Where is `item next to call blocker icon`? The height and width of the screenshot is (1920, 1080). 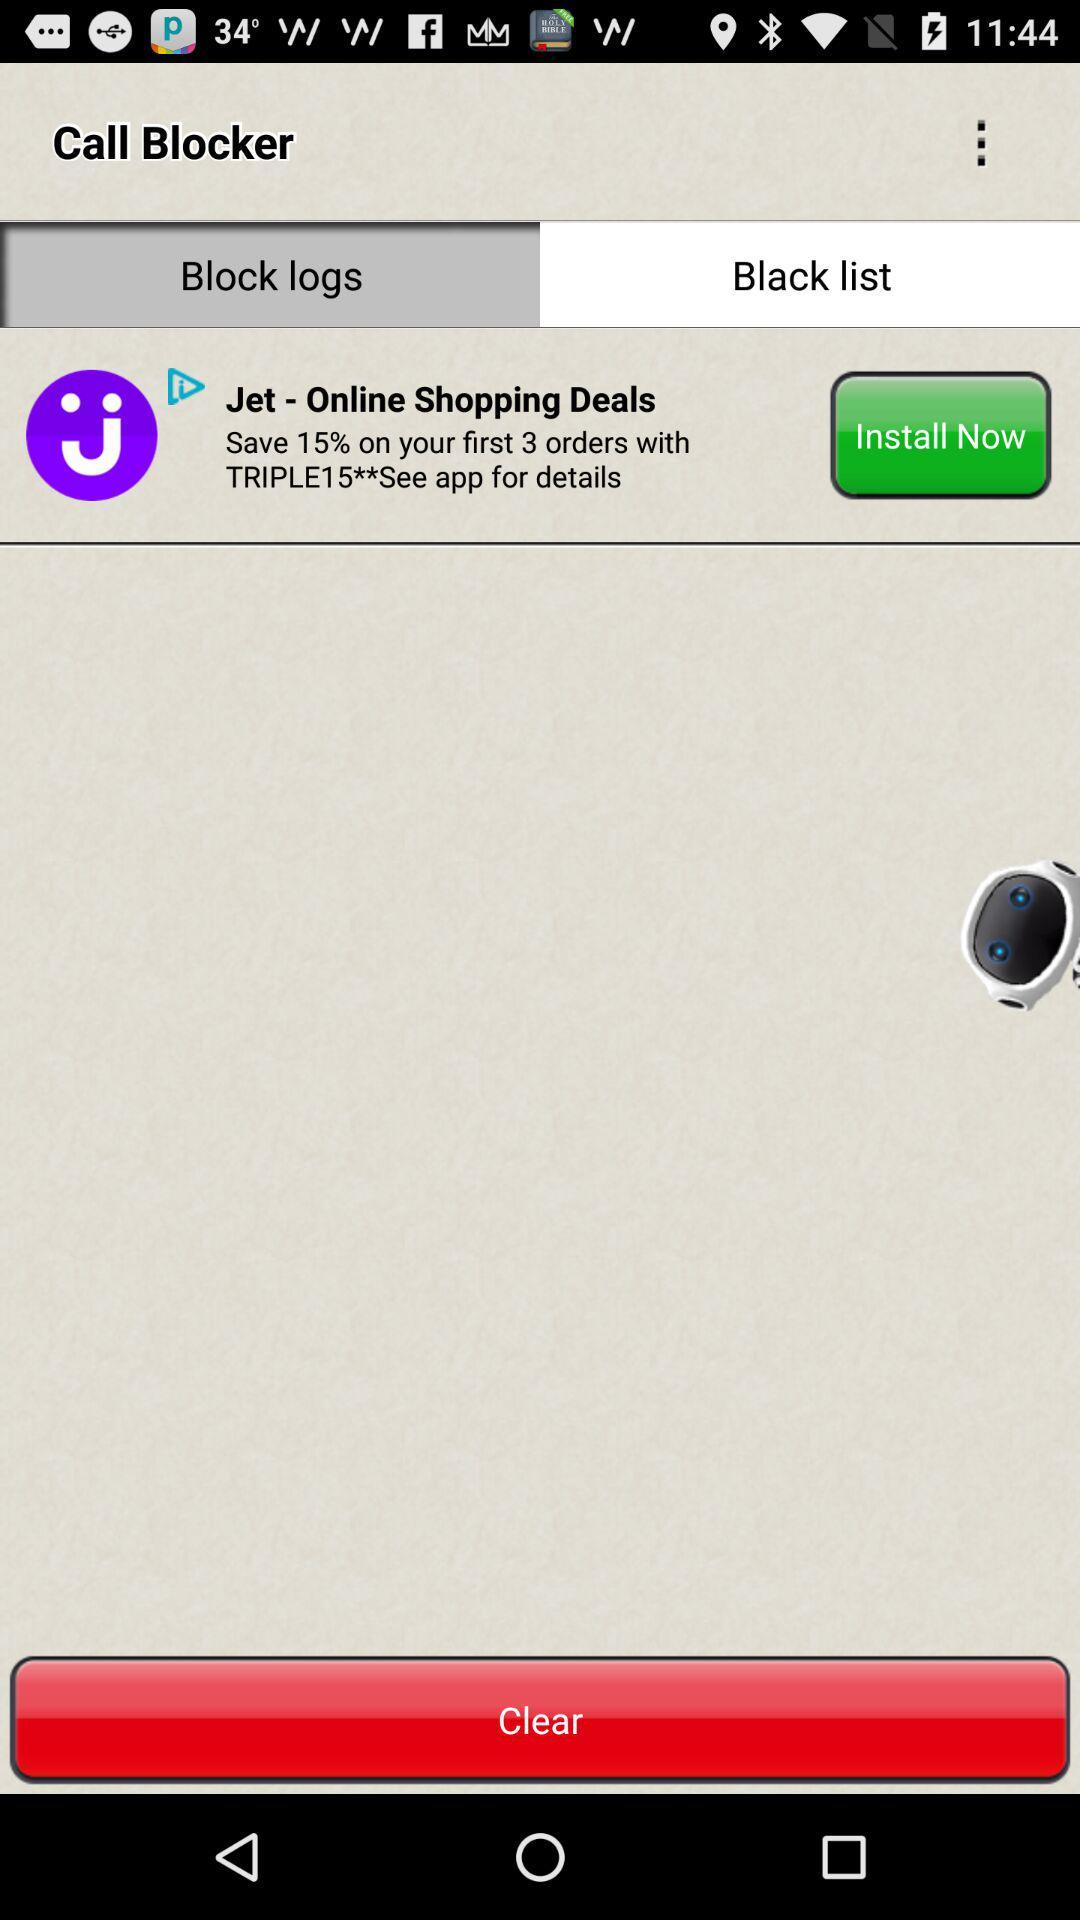 item next to call blocker icon is located at coordinates (980, 140).